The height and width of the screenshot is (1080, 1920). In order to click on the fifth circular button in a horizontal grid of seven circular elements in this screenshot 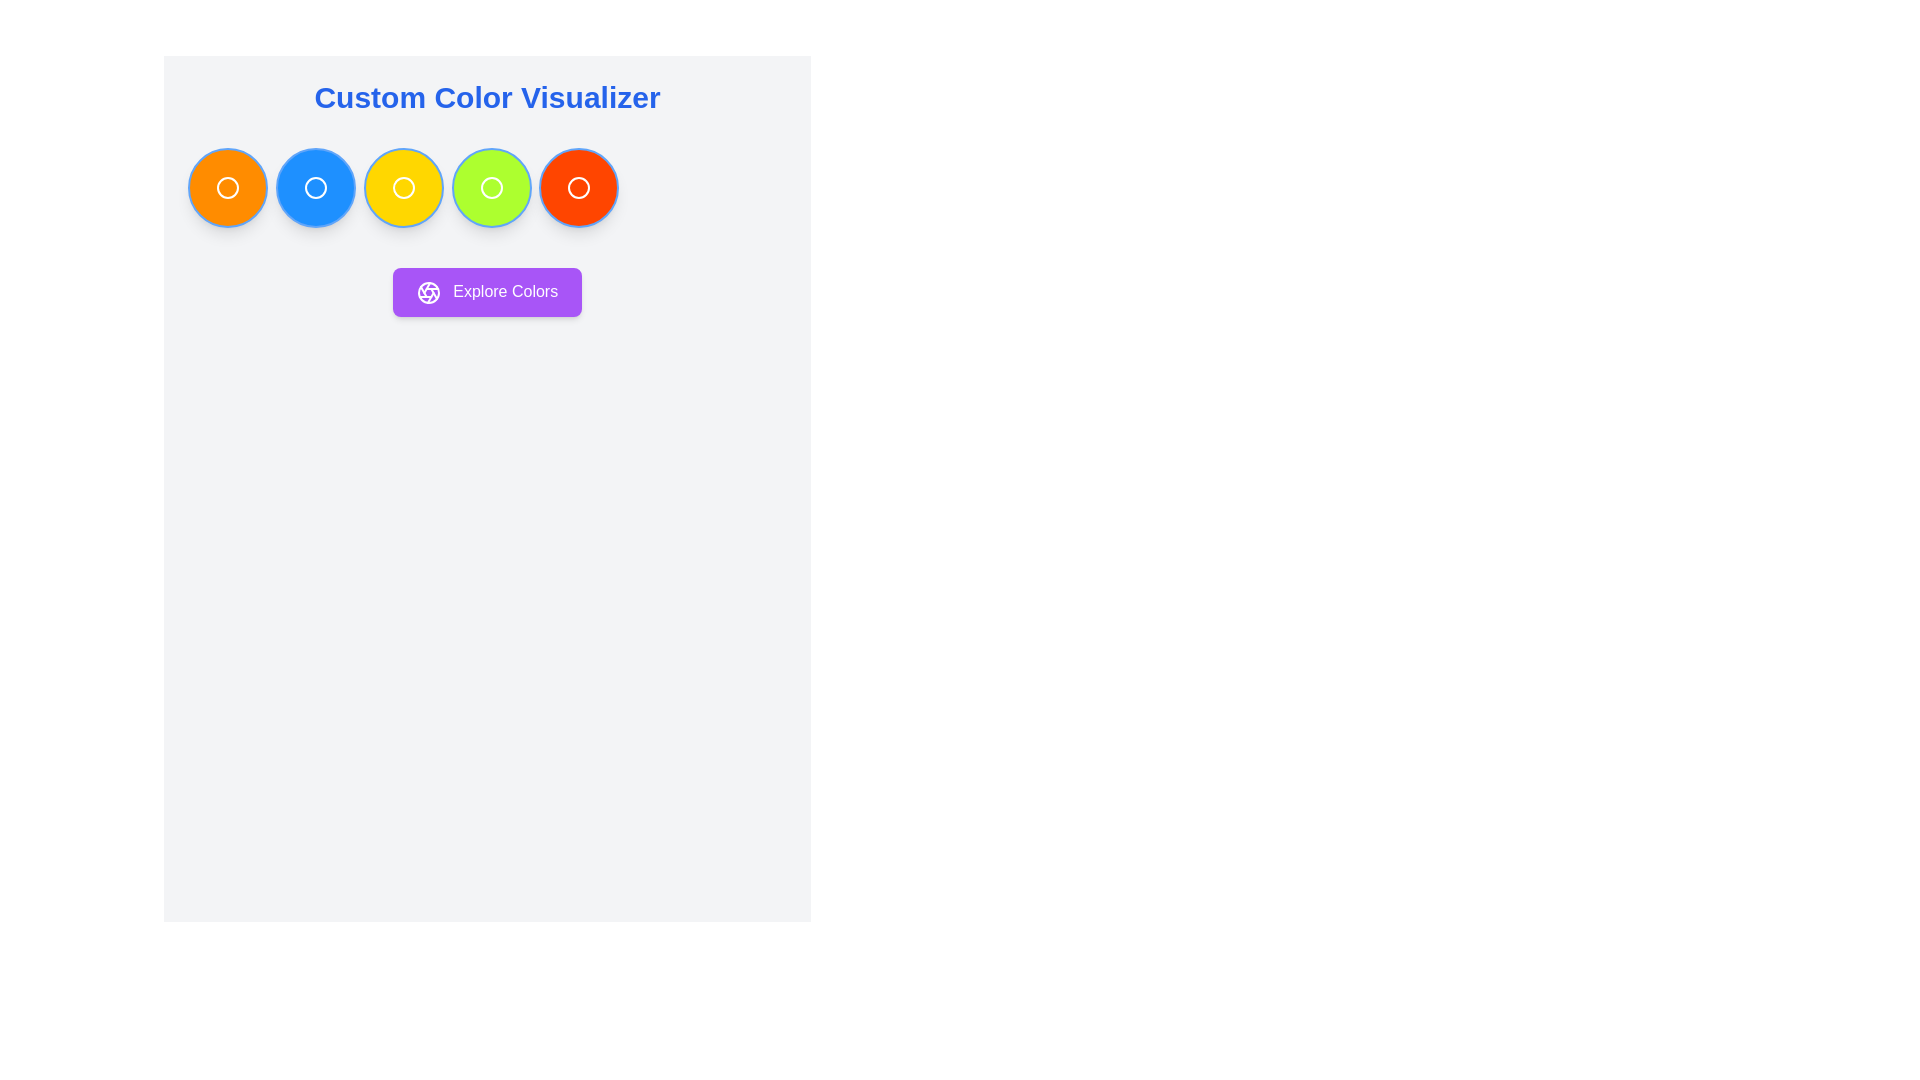, I will do `click(491, 188)`.